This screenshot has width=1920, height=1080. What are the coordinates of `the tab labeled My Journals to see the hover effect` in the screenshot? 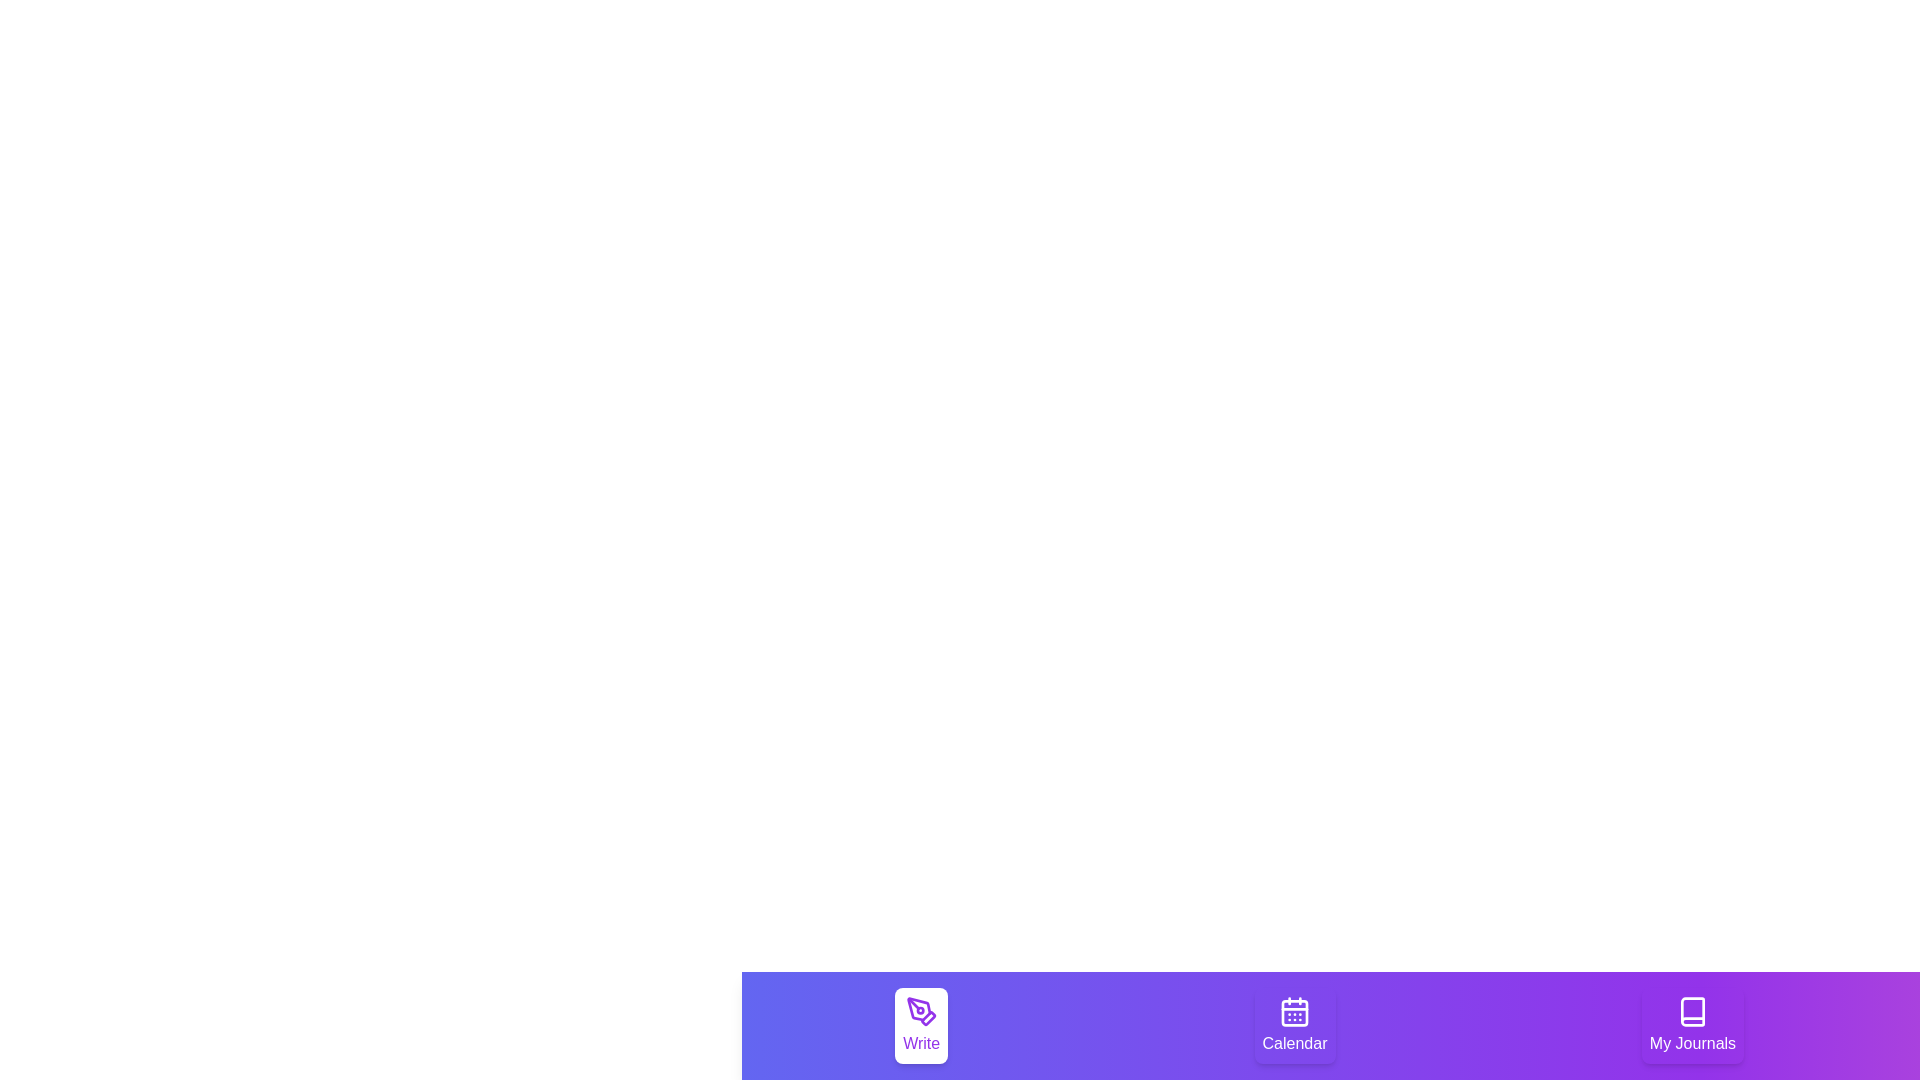 It's located at (1692, 1026).